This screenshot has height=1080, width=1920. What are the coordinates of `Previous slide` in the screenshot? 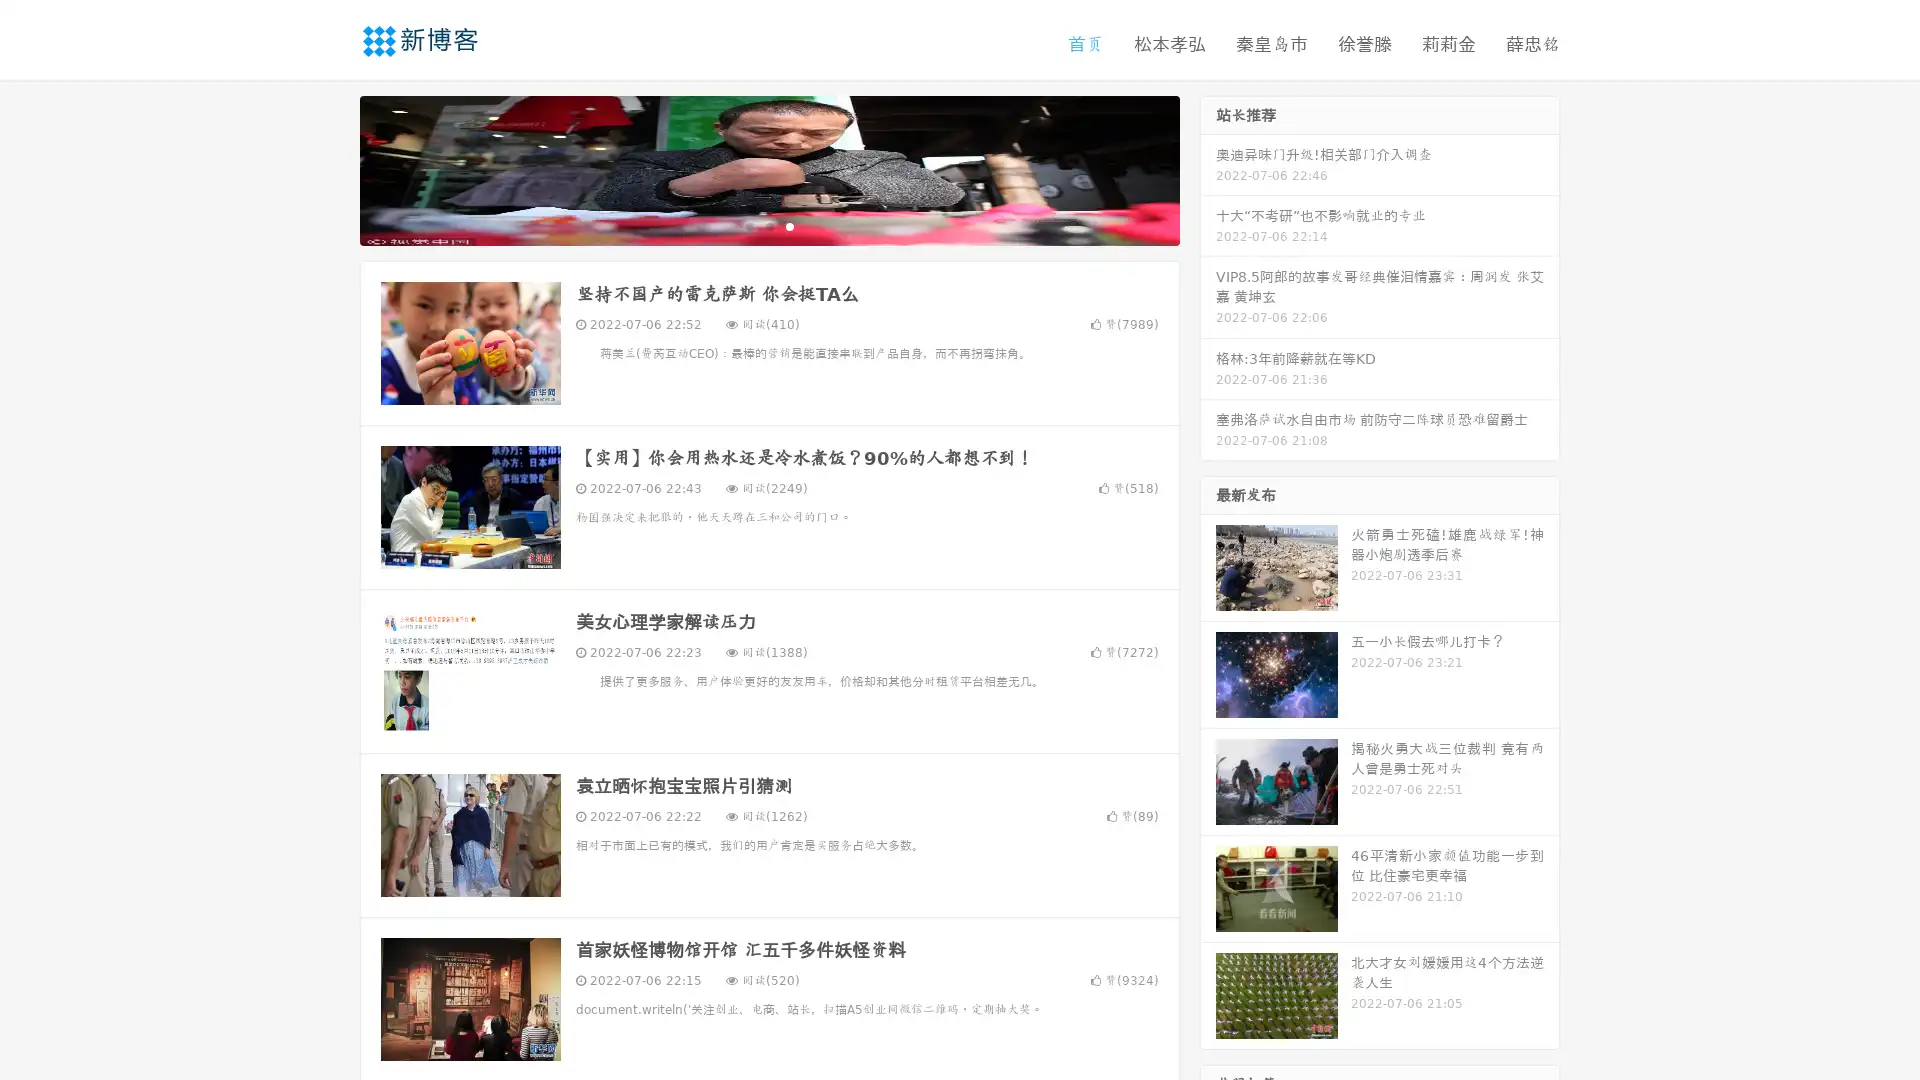 It's located at (330, 168).